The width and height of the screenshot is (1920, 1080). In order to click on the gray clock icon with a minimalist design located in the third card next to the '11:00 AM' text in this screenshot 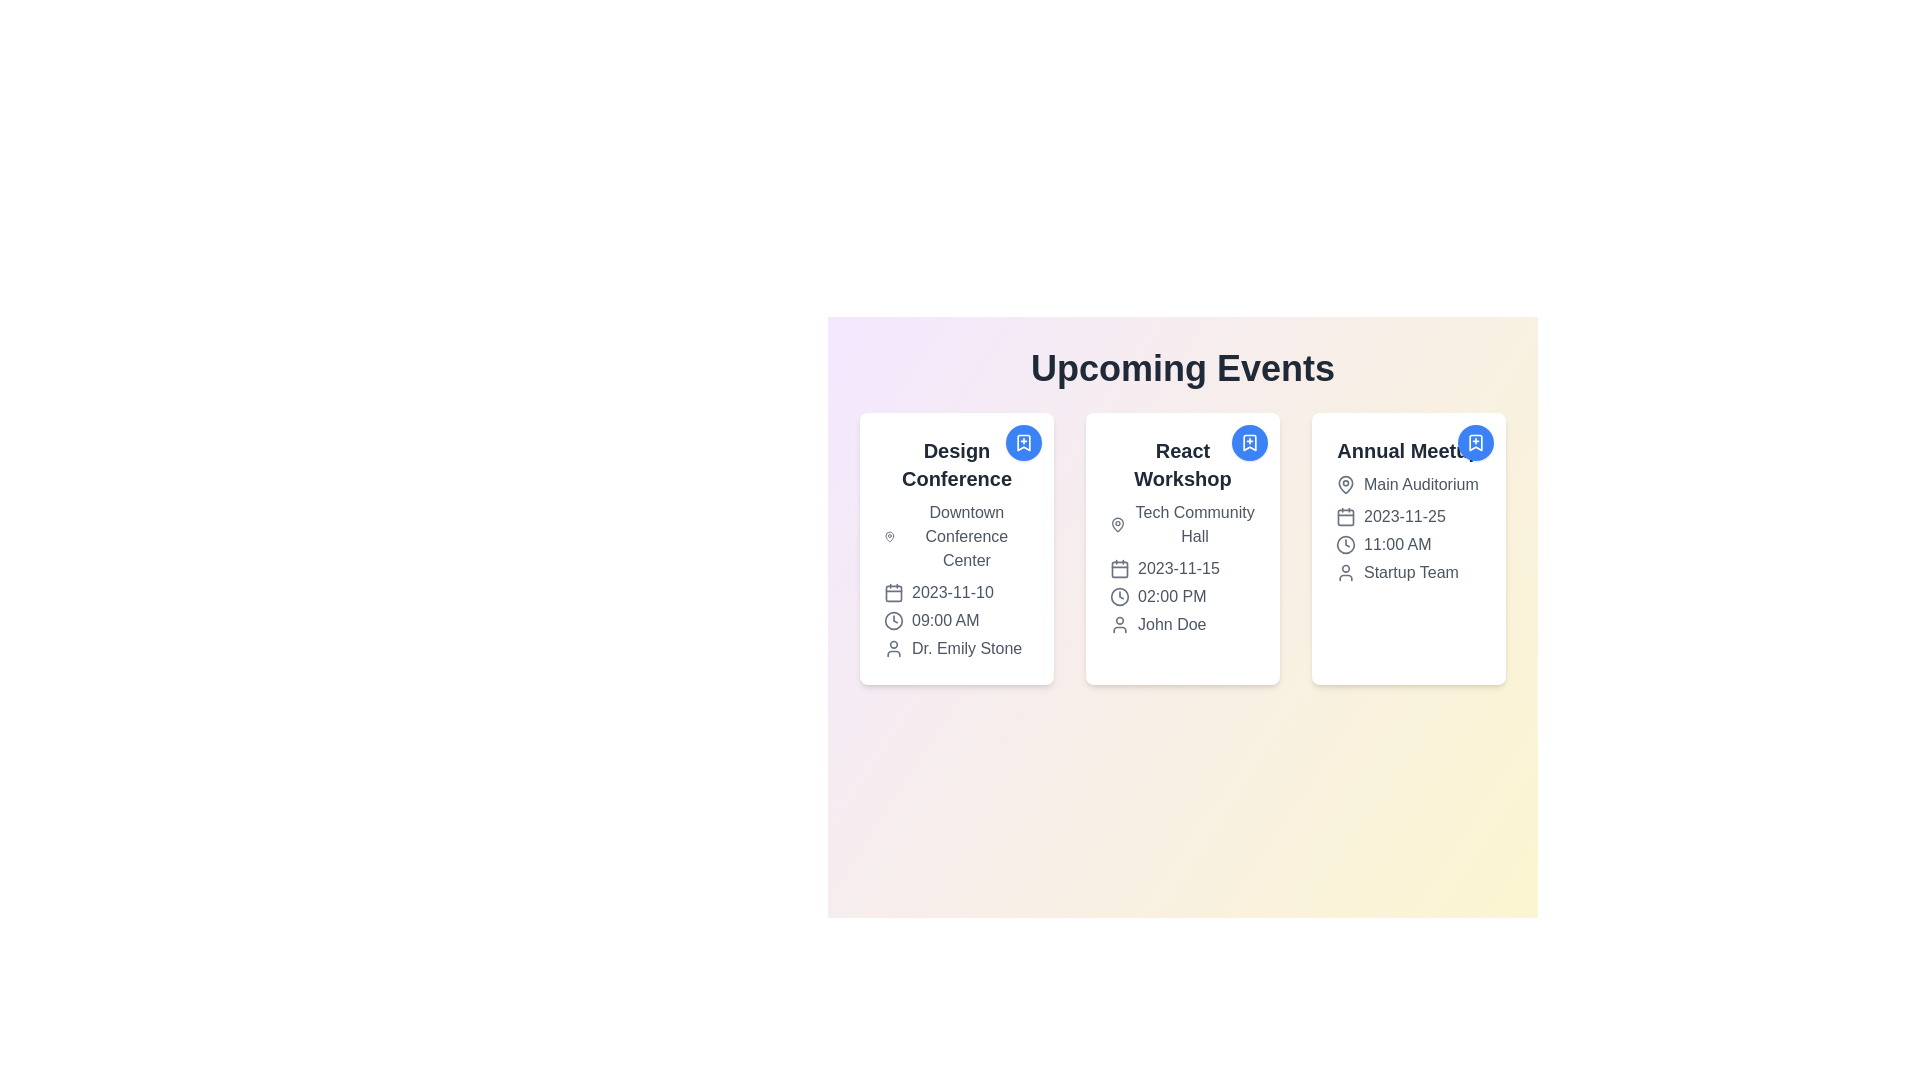, I will do `click(1345, 544)`.